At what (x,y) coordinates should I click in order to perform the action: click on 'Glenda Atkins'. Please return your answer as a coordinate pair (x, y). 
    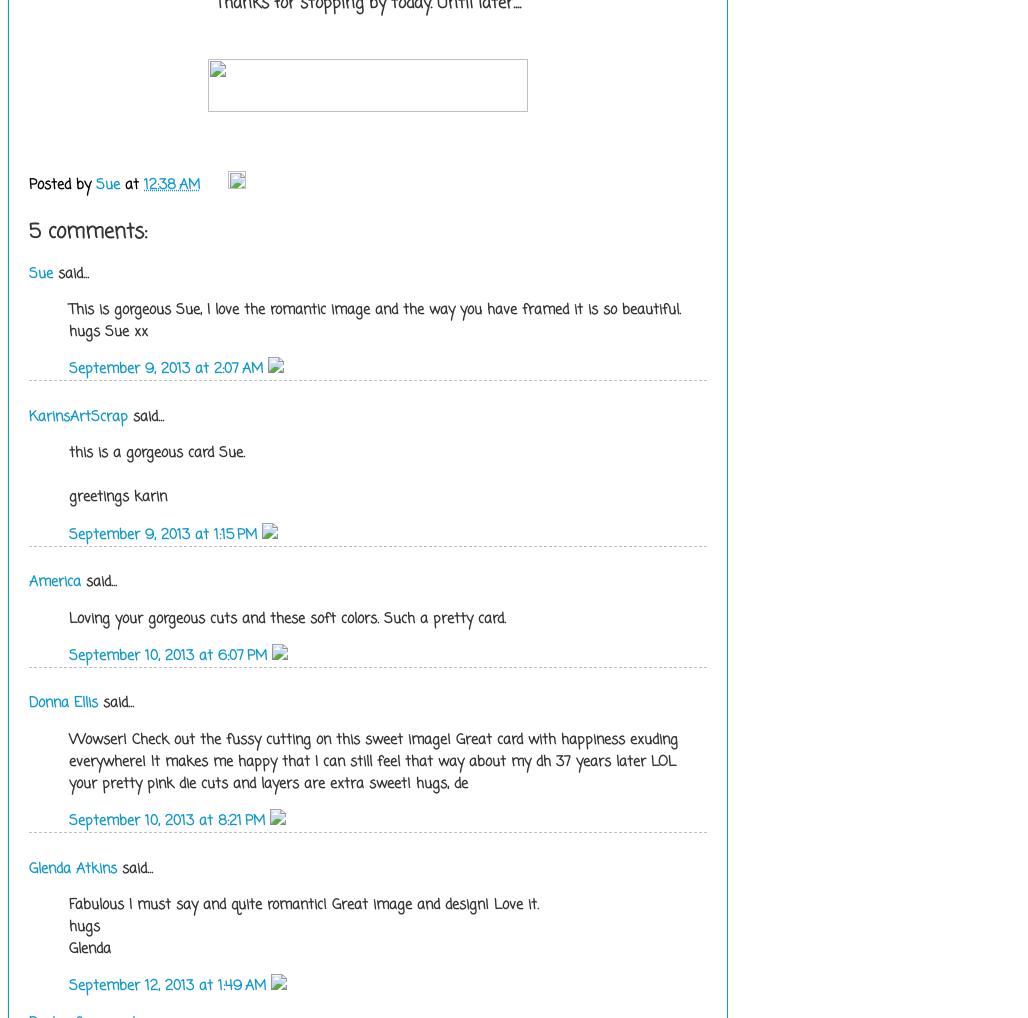
    Looking at the image, I should click on (71, 868).